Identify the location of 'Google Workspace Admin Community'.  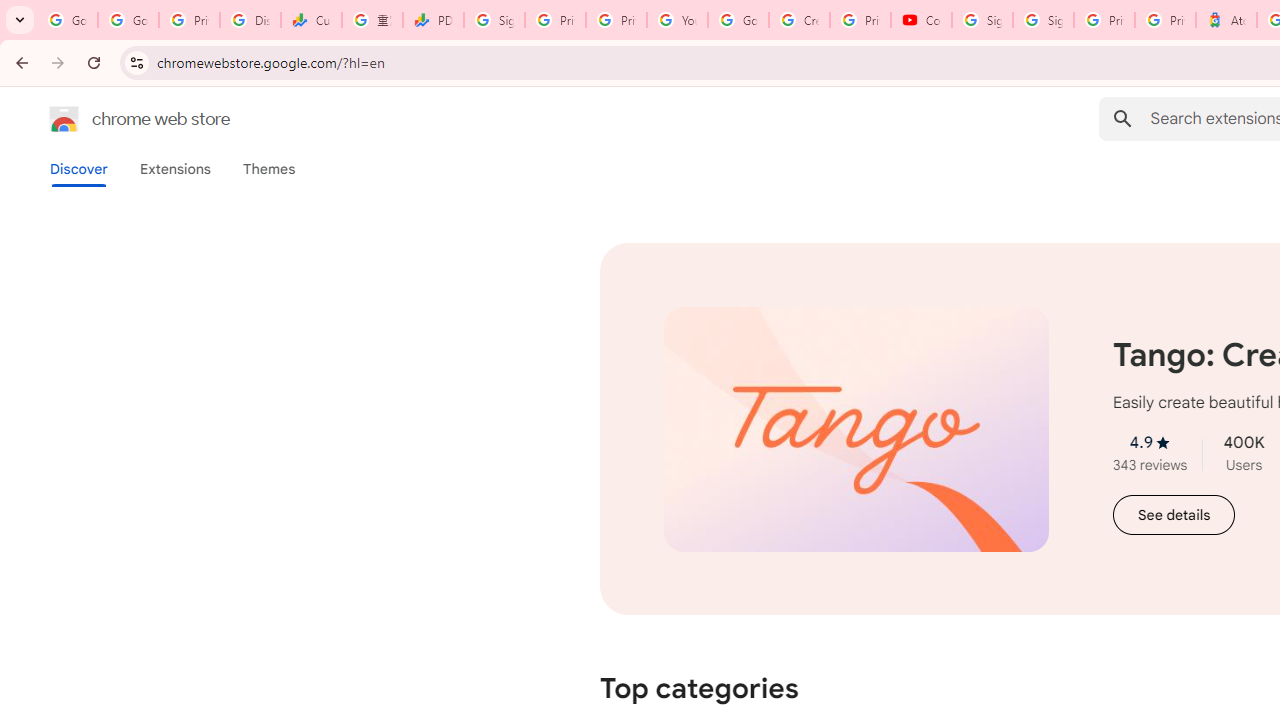
(67, 20).